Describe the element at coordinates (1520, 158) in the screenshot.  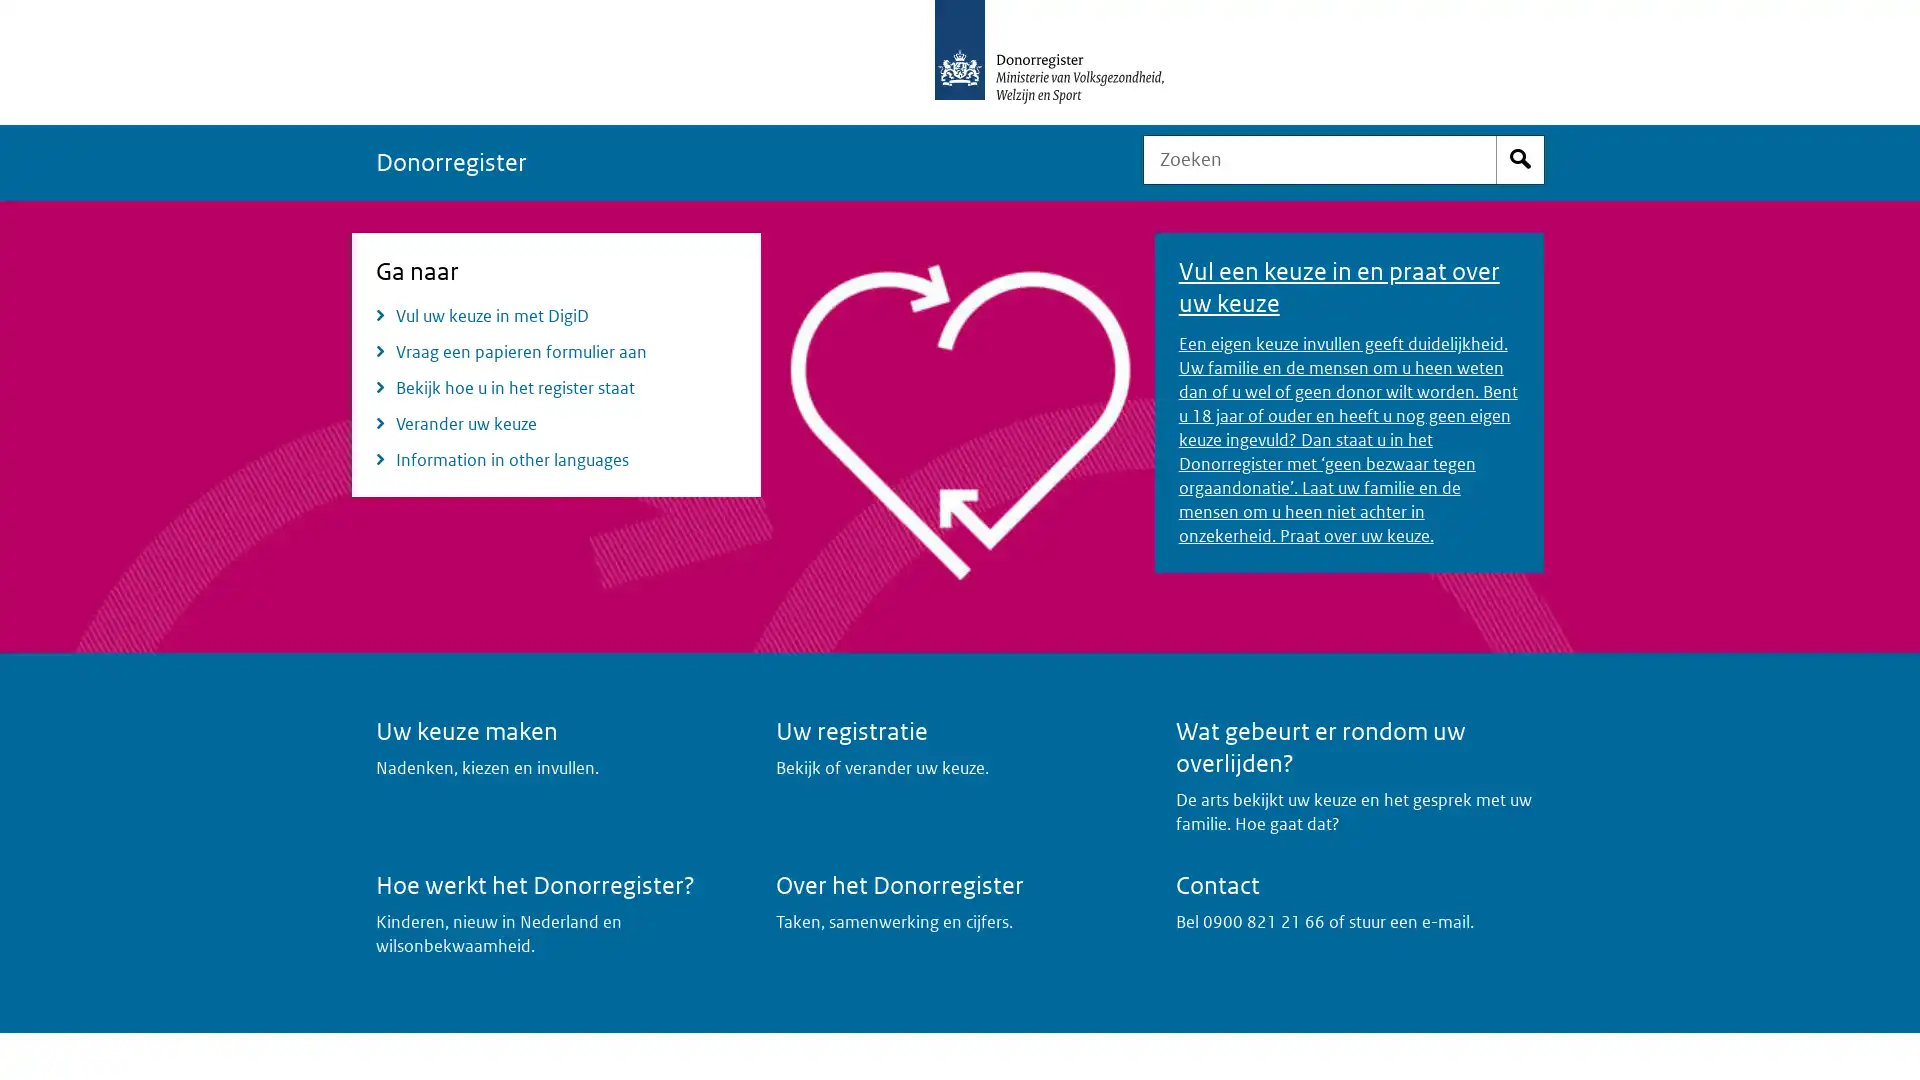
I see `Start zoeken` at that location.